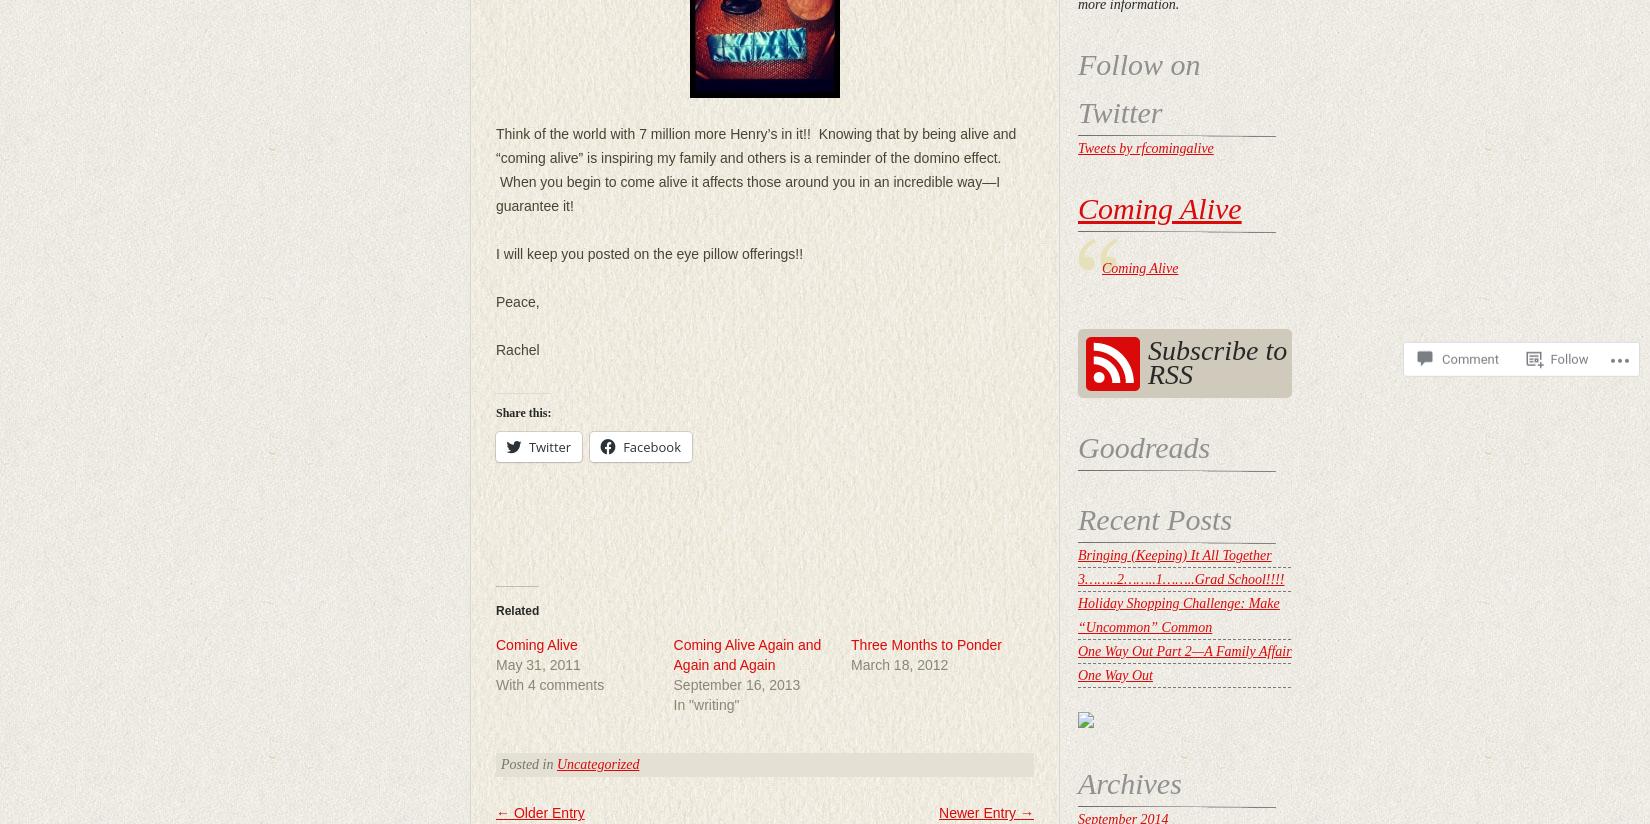  What do you see at coordinates (516, 300) in the screenshot?
I see `'Peace,'` at bounding box center [516, 300].